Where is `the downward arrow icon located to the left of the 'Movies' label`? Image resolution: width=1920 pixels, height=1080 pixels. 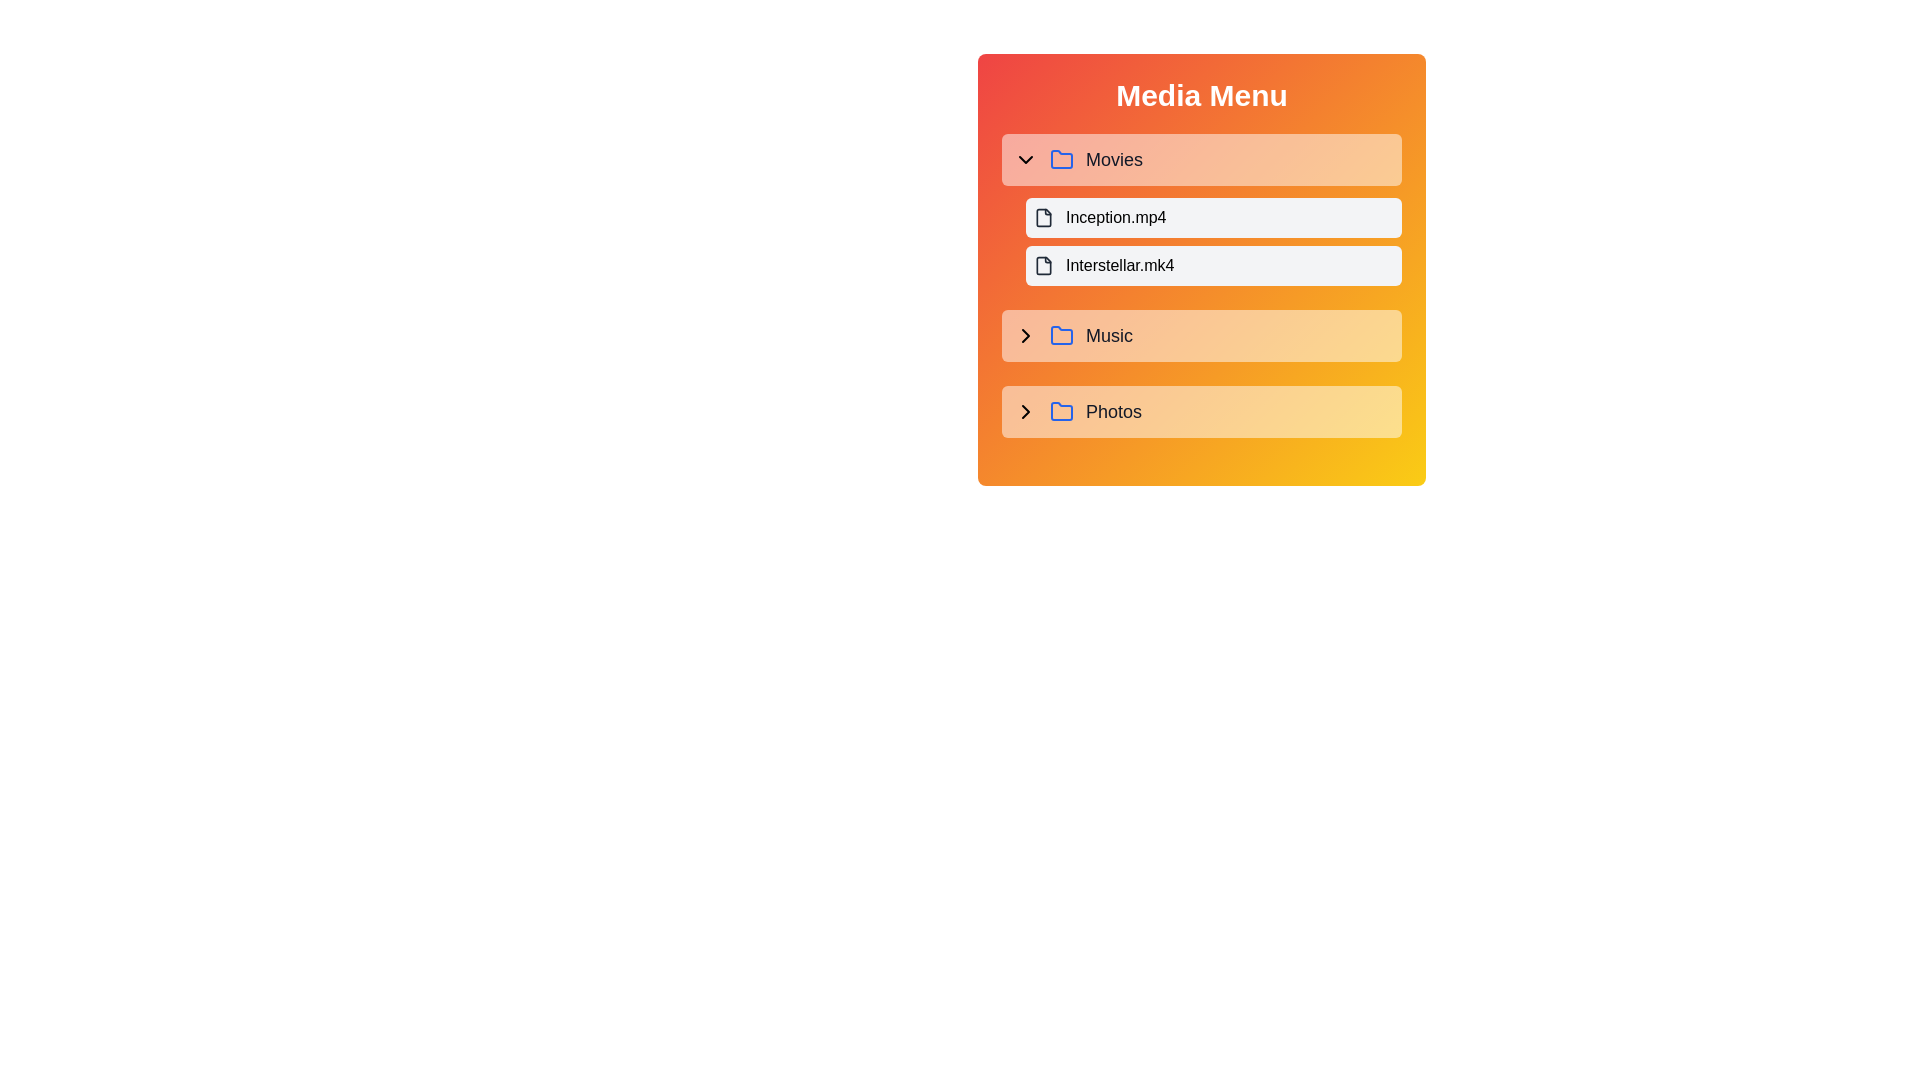
the downward arrow icon located to the left of the 'Movies' label is located at coordinates (1026, 158).